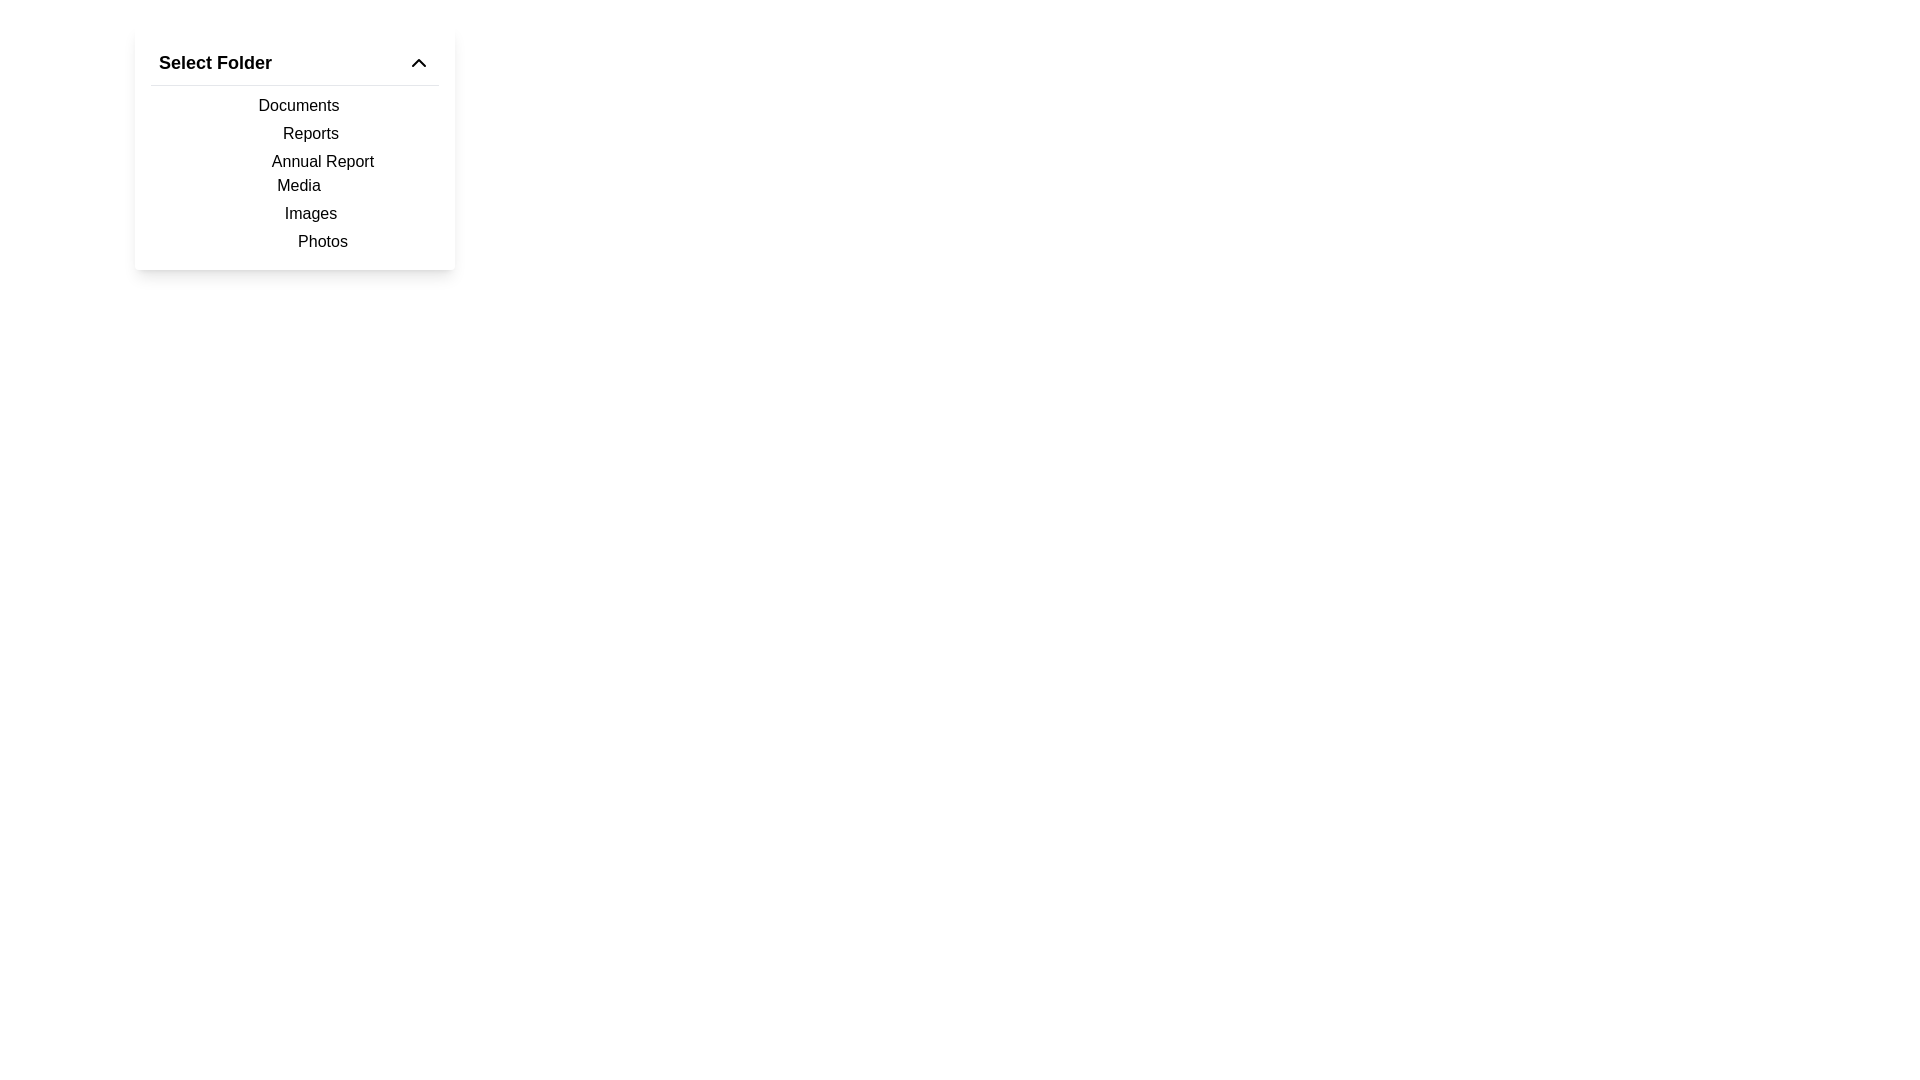 This screenshot has height=1080, width=1920. What do you see at coordinates (317, 161) in the screenshot?
I see `the 'Annual Report' text label in the vertical list of options below the 'Select Folder' section` at bounding box center [317, 161].